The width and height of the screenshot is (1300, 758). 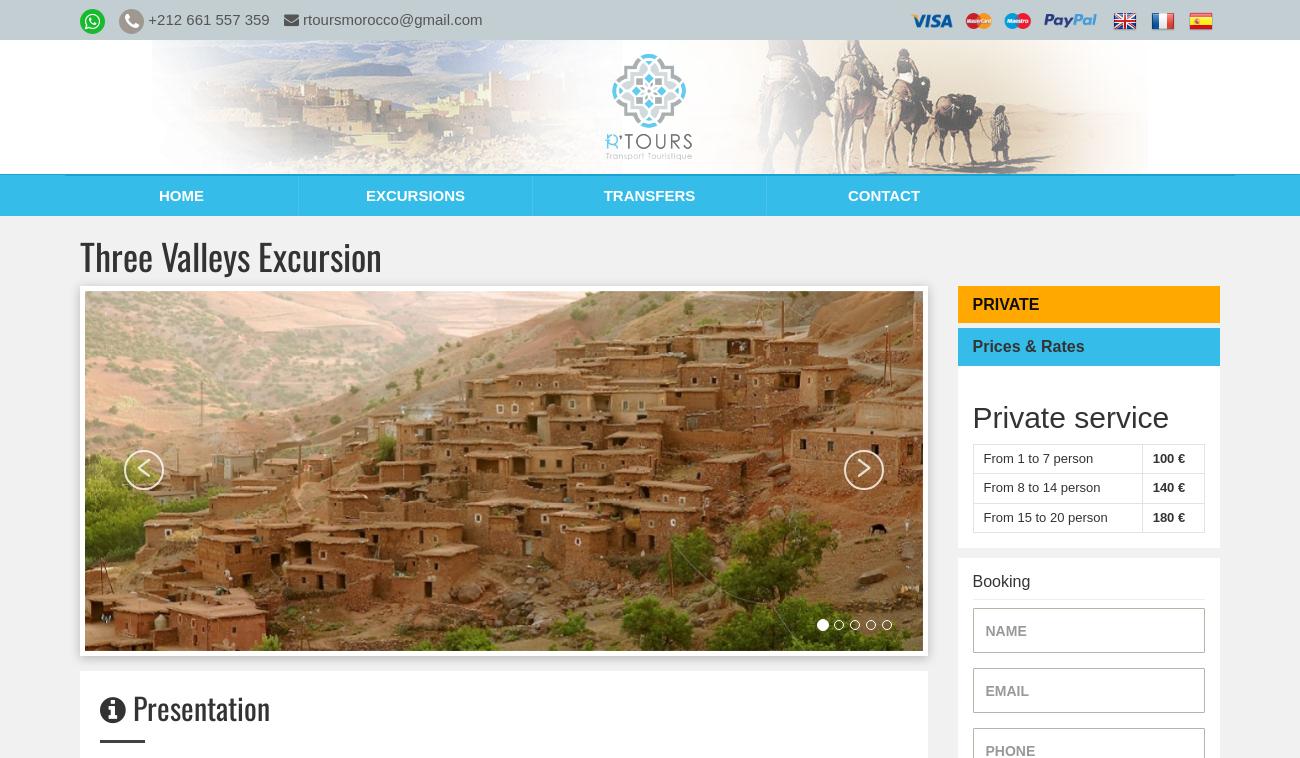 I want to click on 'From 1 to 7 person', so click(x=982, y=456).